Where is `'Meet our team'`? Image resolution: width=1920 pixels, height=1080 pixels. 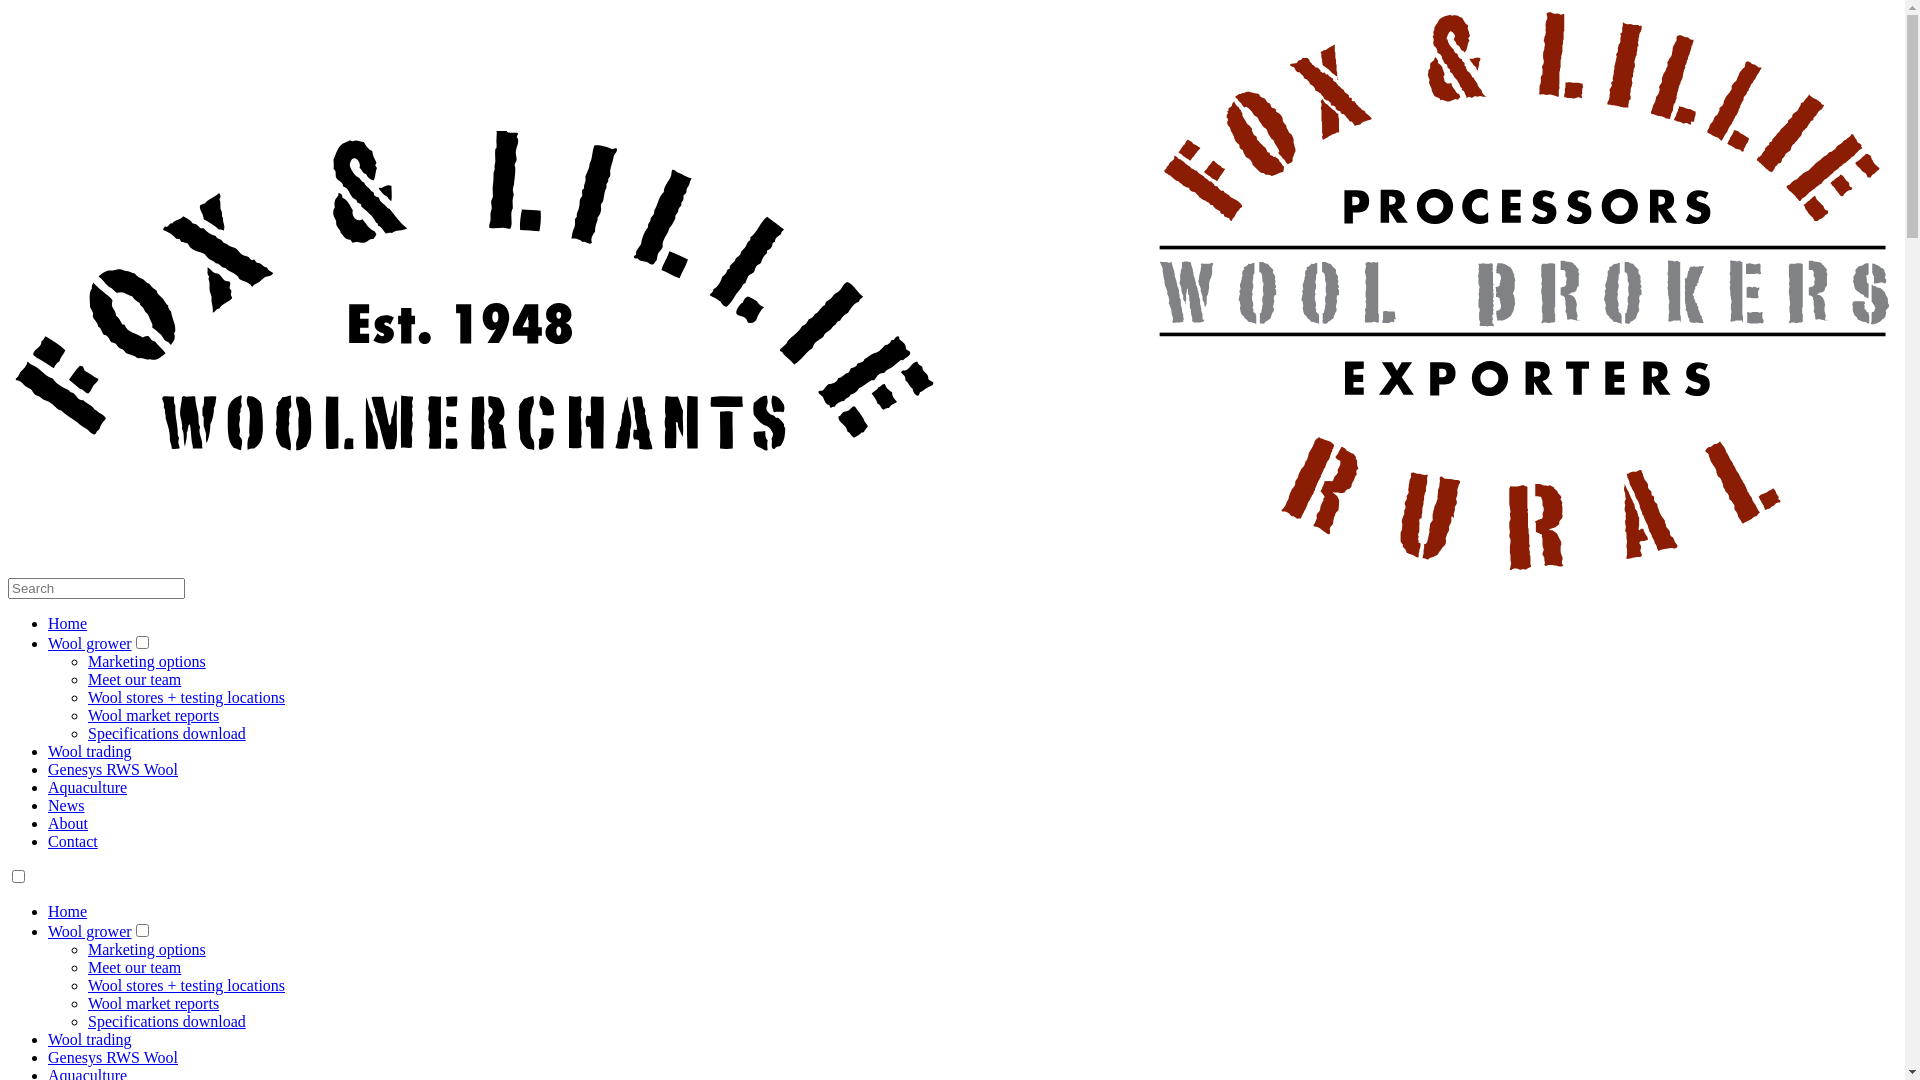 'Meet our team' is located at coordinates (133, 678).